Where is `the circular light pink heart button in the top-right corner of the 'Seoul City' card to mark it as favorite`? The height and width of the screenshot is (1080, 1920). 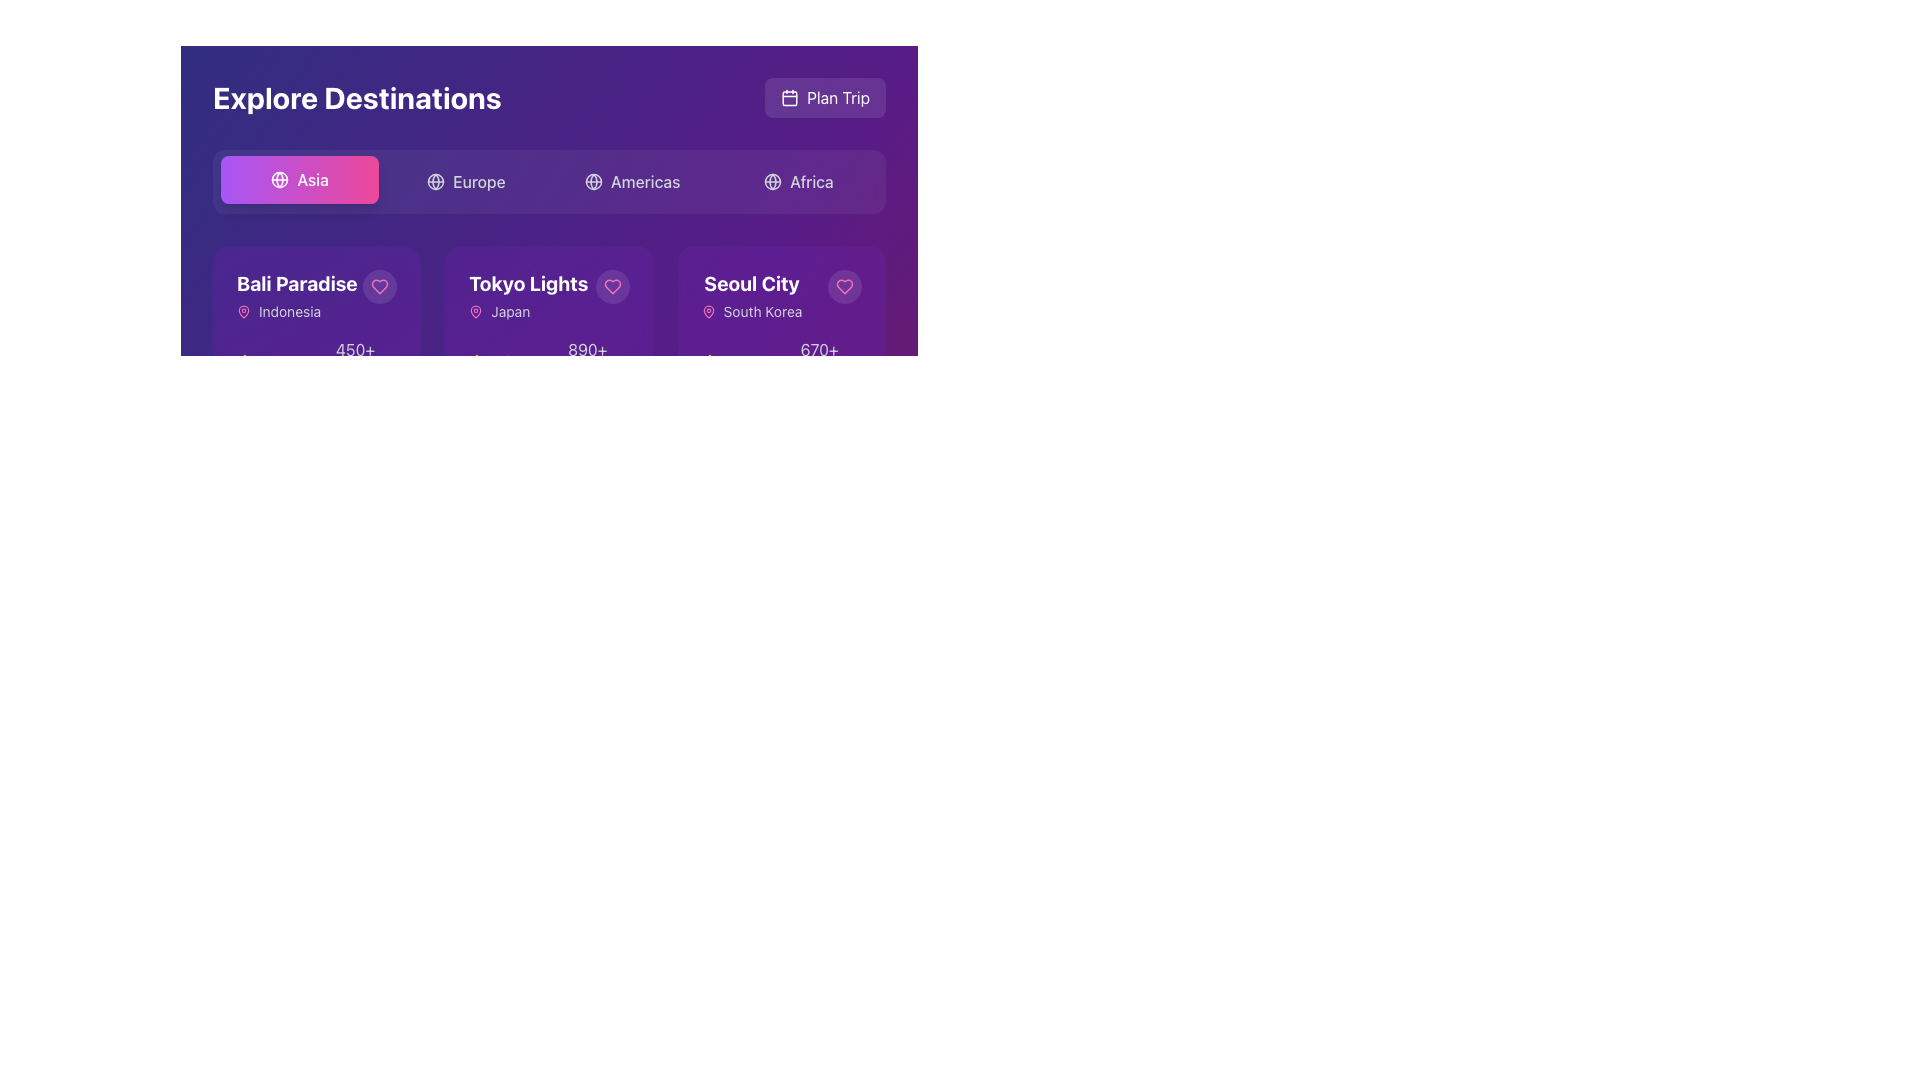 the circular light pink heart button in the top-right corner of the 'Seoul City' card to mark it as favorite is located at coordinates (844, 286).